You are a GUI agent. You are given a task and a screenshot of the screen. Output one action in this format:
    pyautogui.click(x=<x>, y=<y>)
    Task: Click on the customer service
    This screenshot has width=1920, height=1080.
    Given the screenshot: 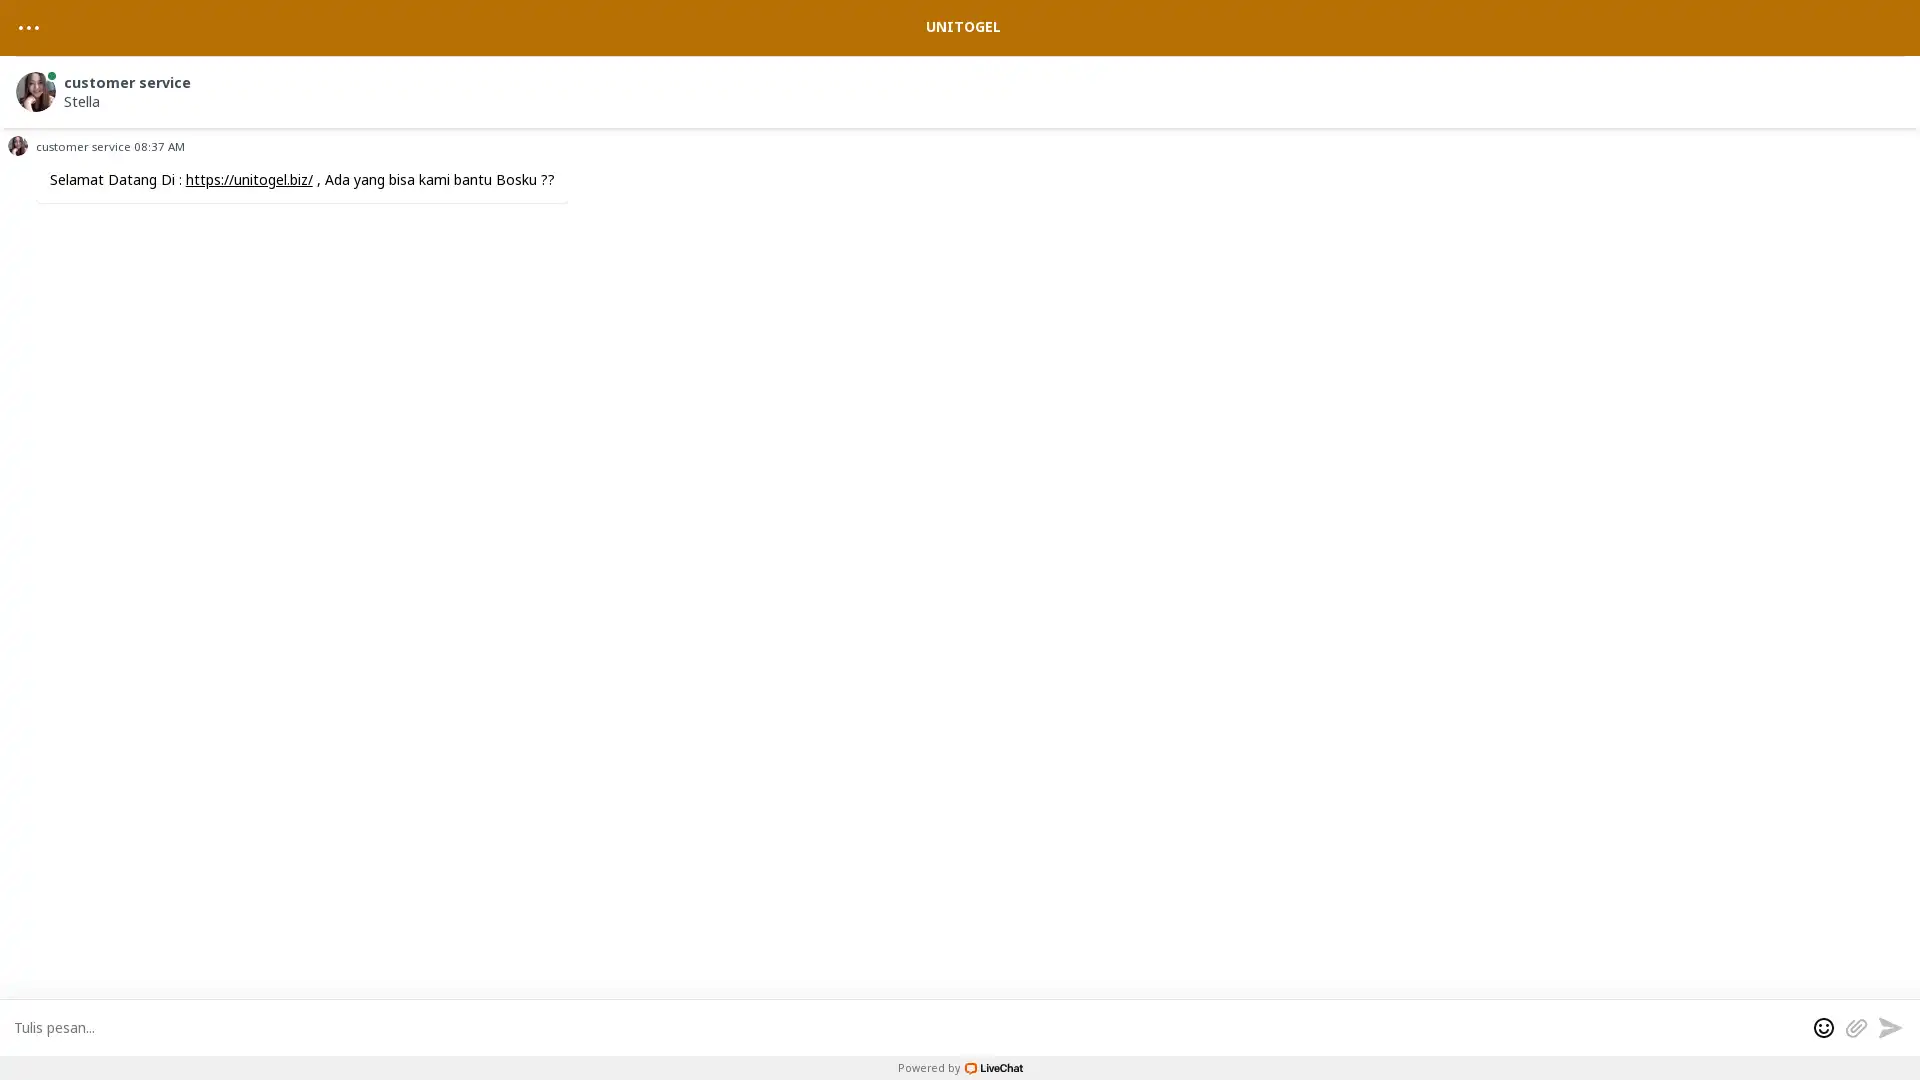 What is the action you would take?
    pyautogui.click(x=963, y=87)
    